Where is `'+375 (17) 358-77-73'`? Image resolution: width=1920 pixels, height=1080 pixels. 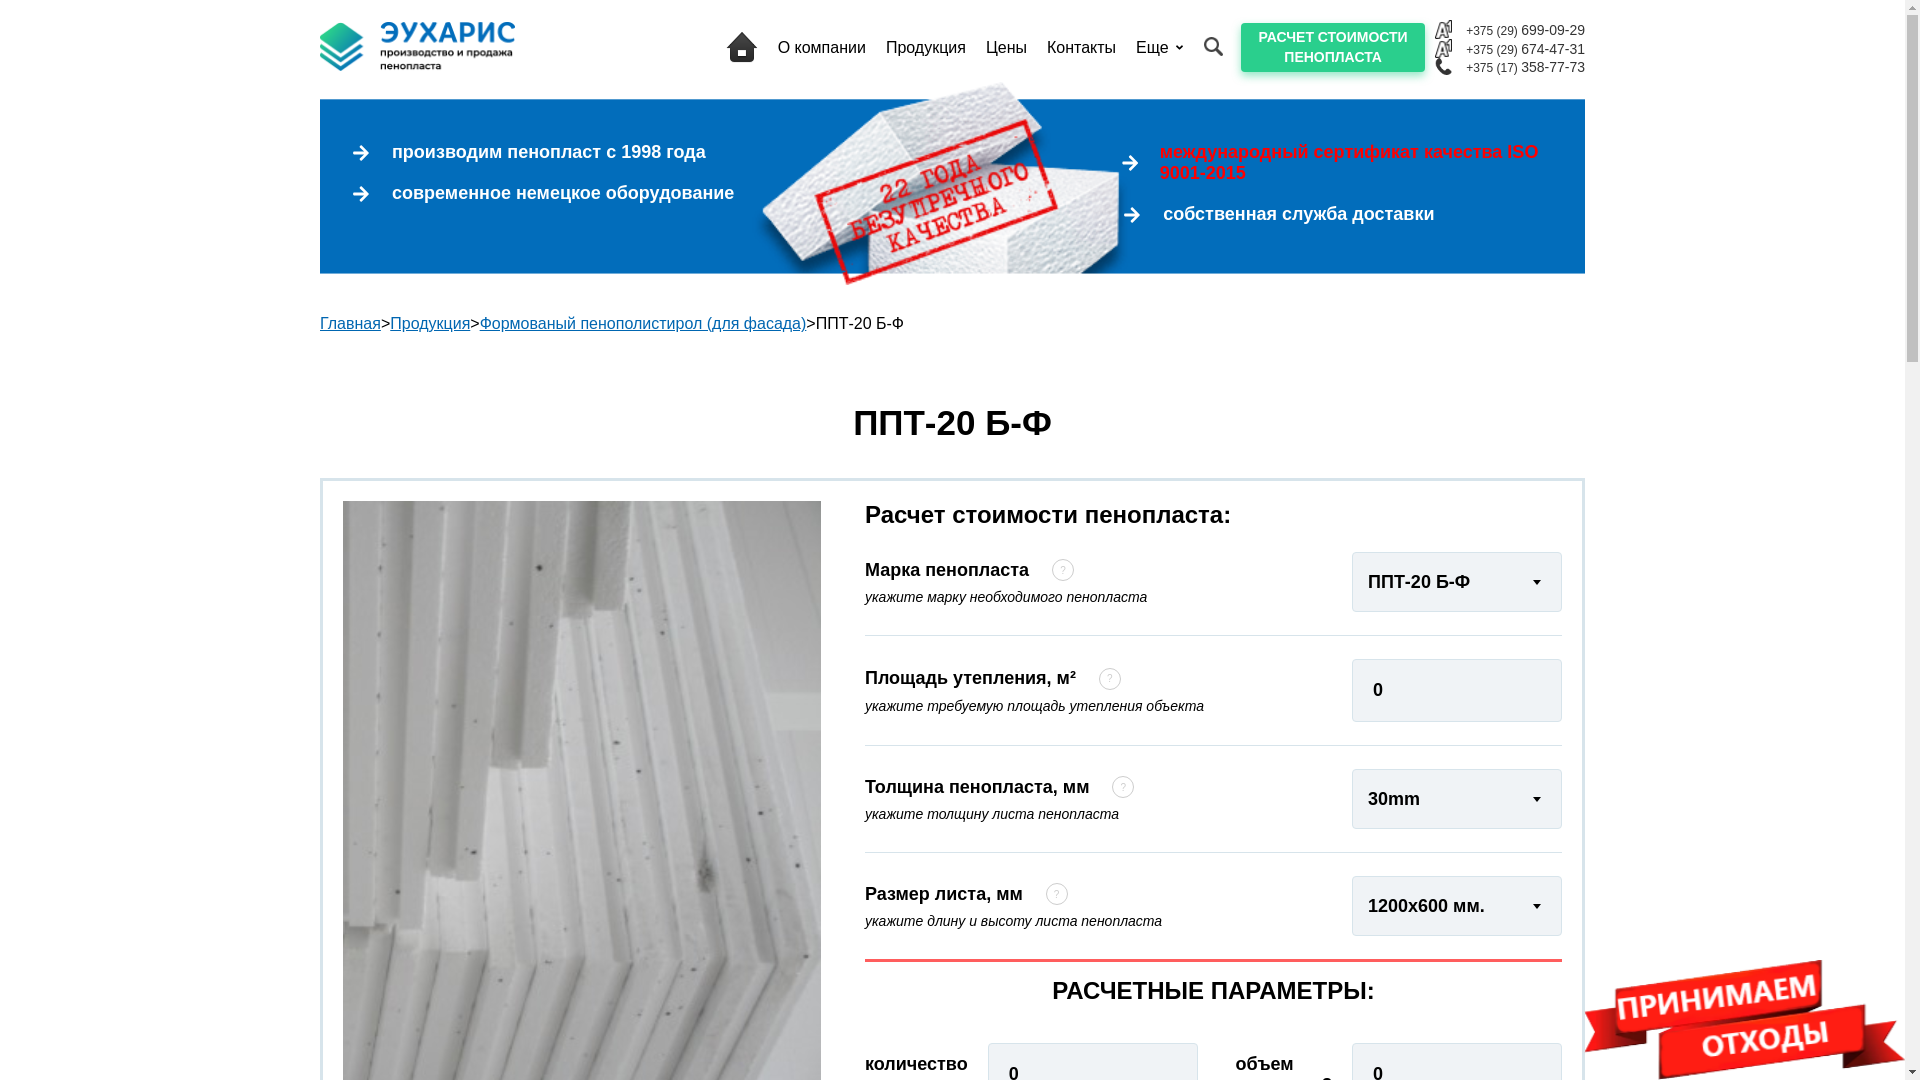 '+375 (17) 358-77-73' is located at coordinates (1518, 65).